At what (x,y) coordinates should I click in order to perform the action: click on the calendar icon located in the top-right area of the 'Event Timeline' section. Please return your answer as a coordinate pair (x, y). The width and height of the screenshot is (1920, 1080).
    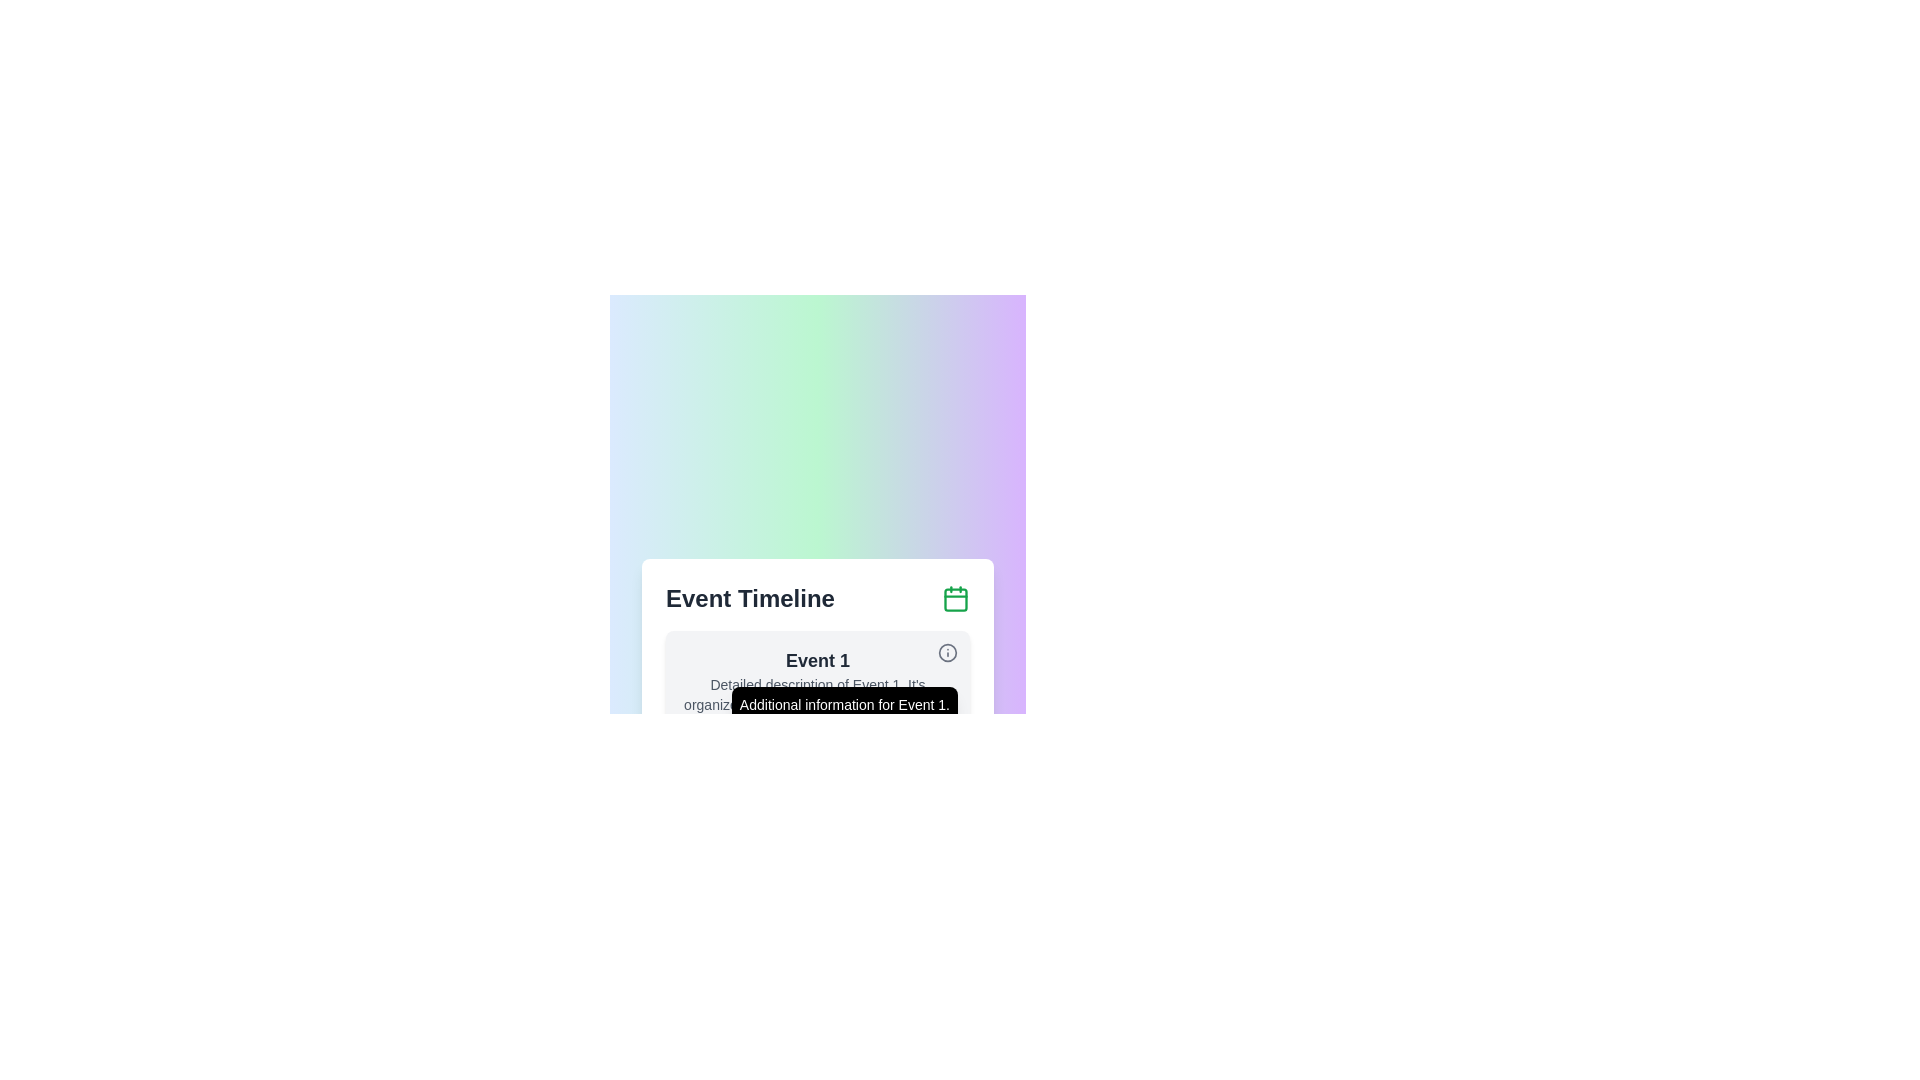
    Looking at the image, I should click on (954, 597).